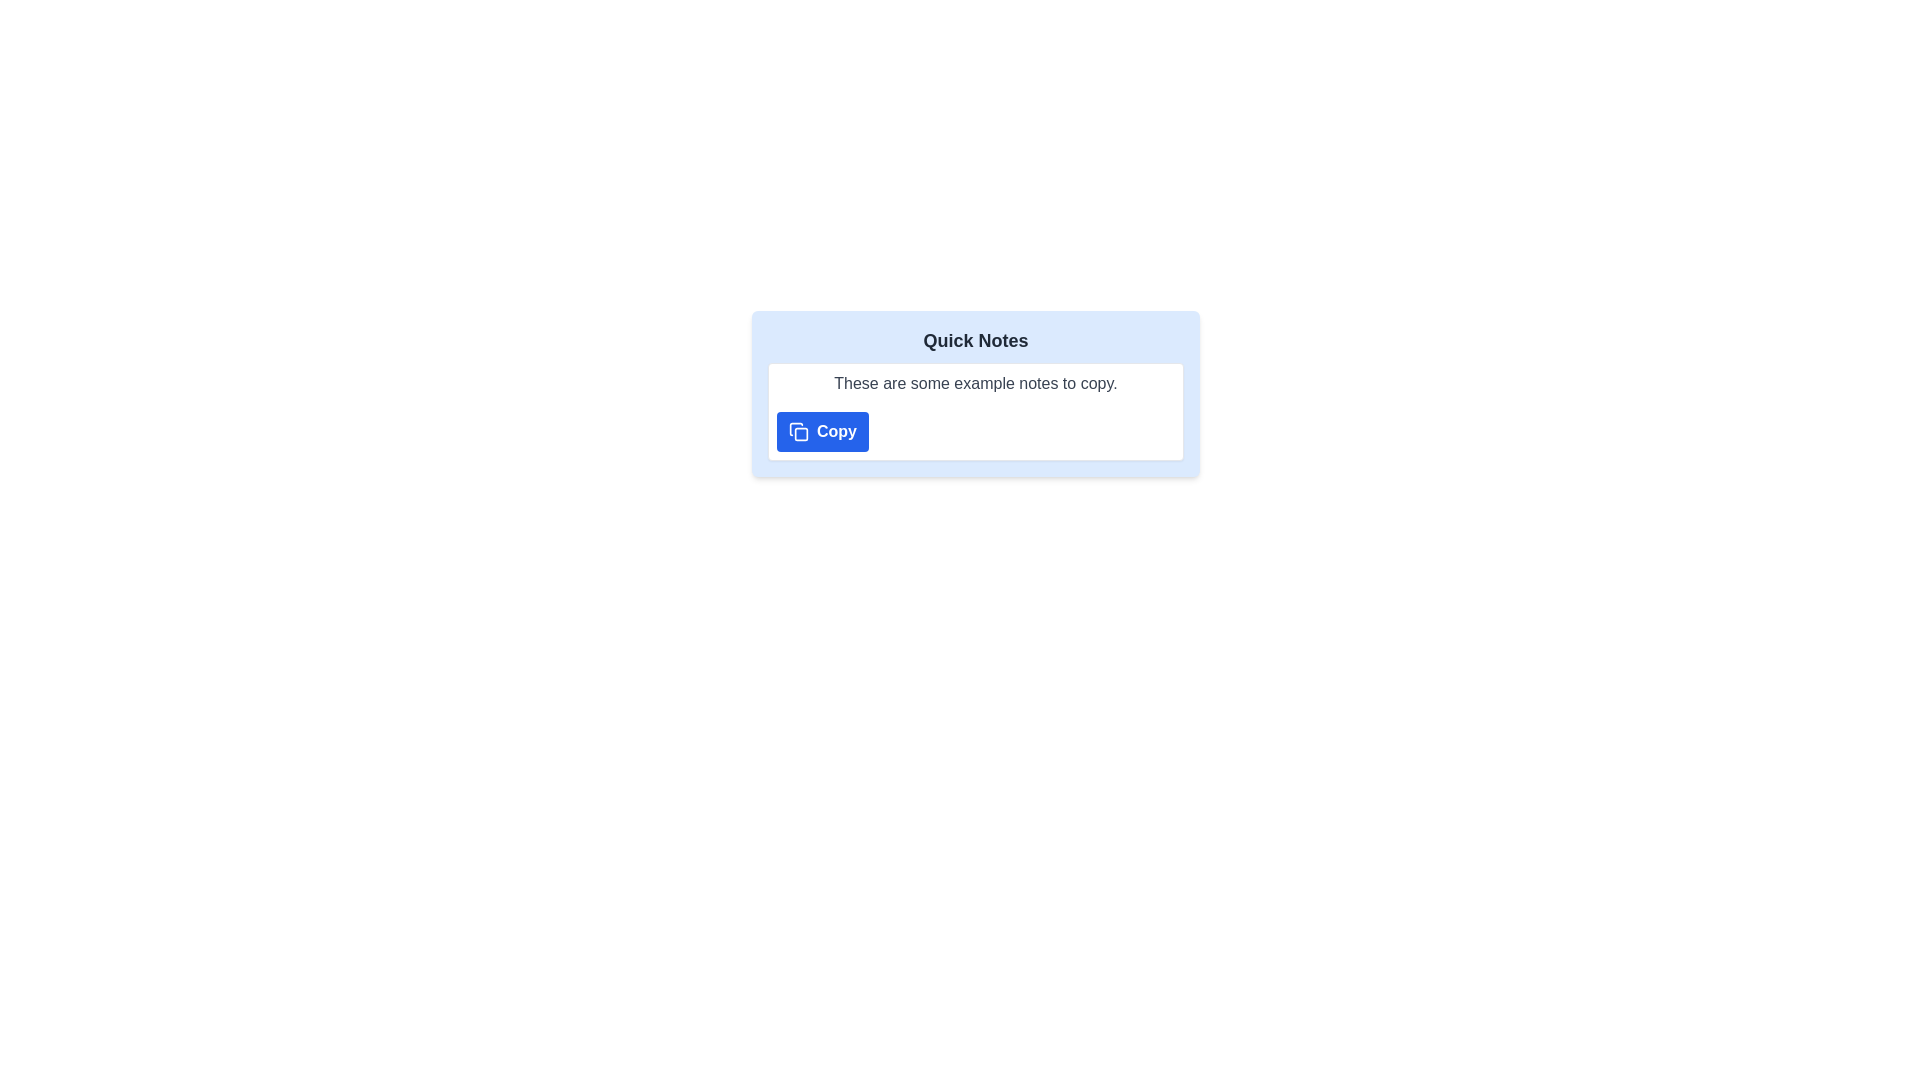 This screenshot has width=1920, height=1080. What do you see at coordinates (797, 431) in the screenshot?
I see `the icon with a blue outline that resembles overlapping squares, located to the left of the 'Copy' label` at bounding box center [797, 431].